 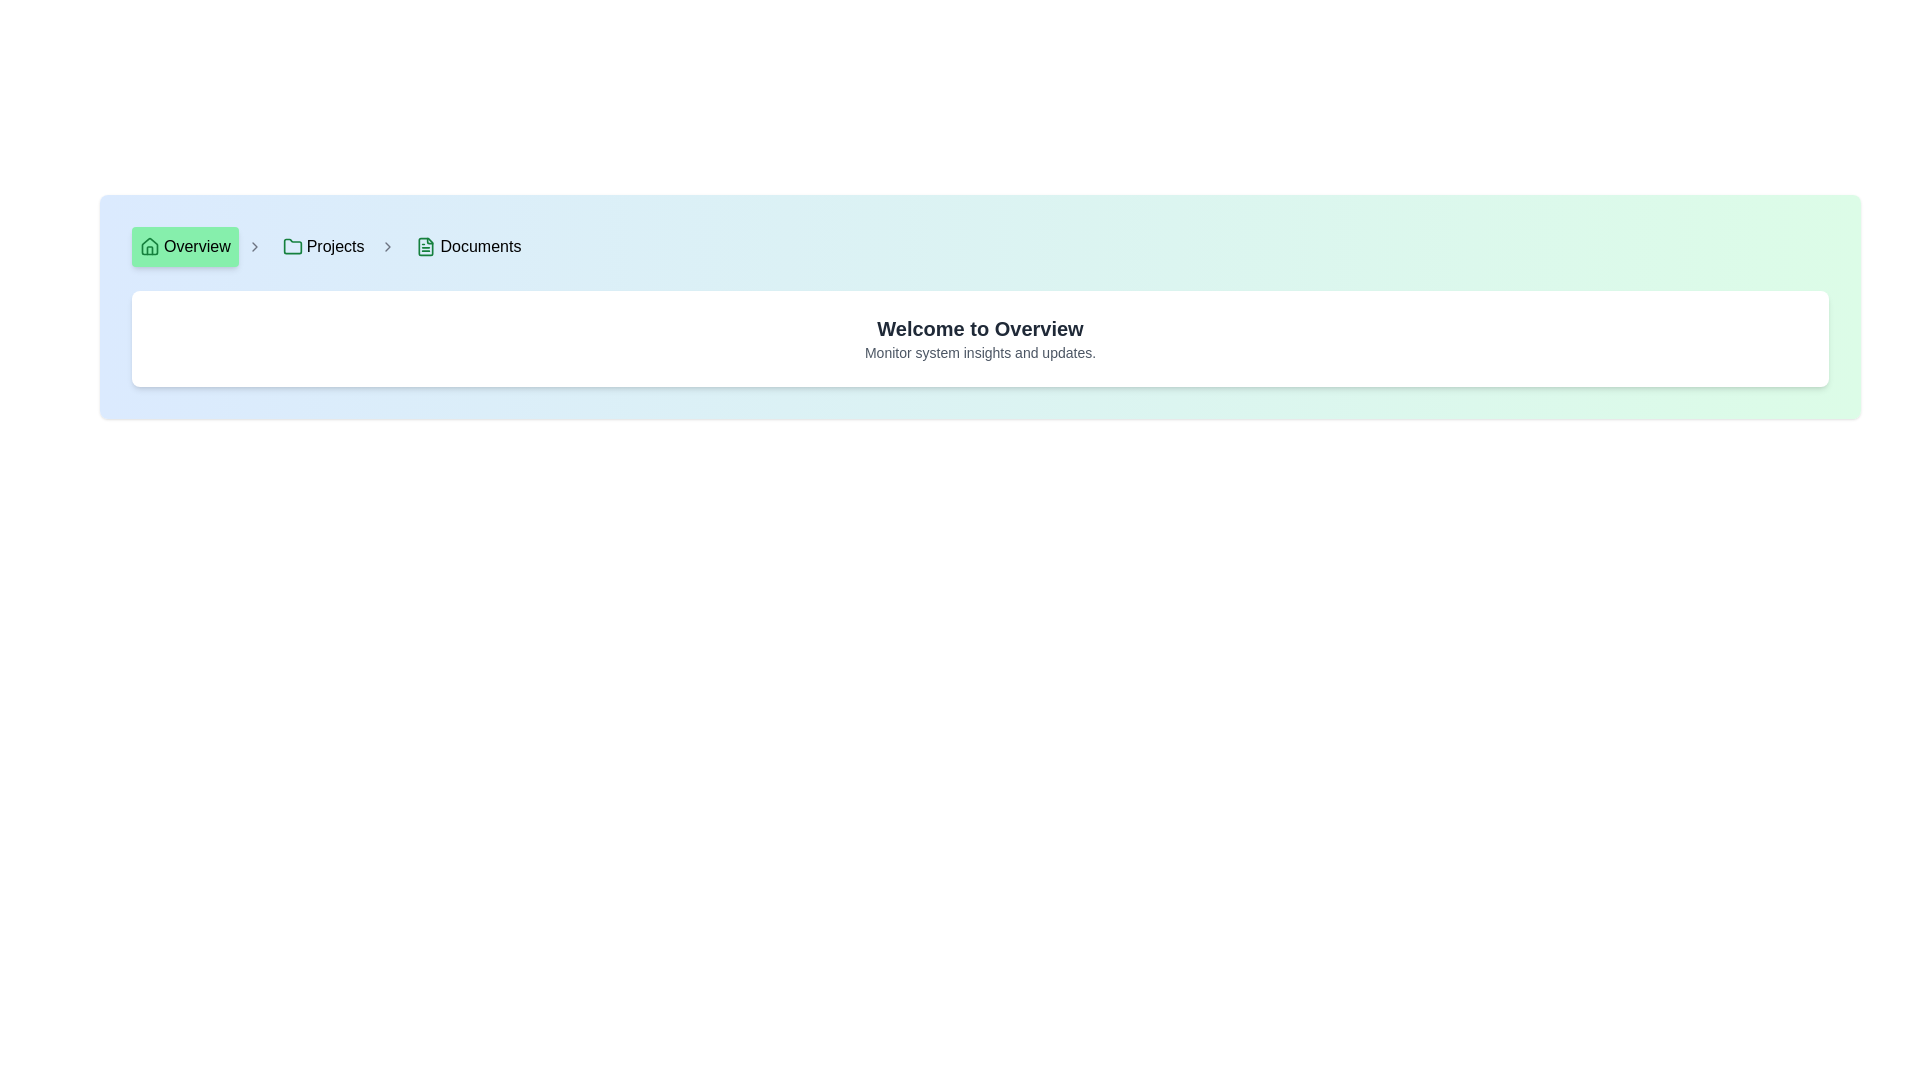 I want to click on the chevron SVG-based icon that serves as a navigation indicator in the breadcrumb trail, located immediately to the right of the 'Projects' text, so click(x=388, y=245).